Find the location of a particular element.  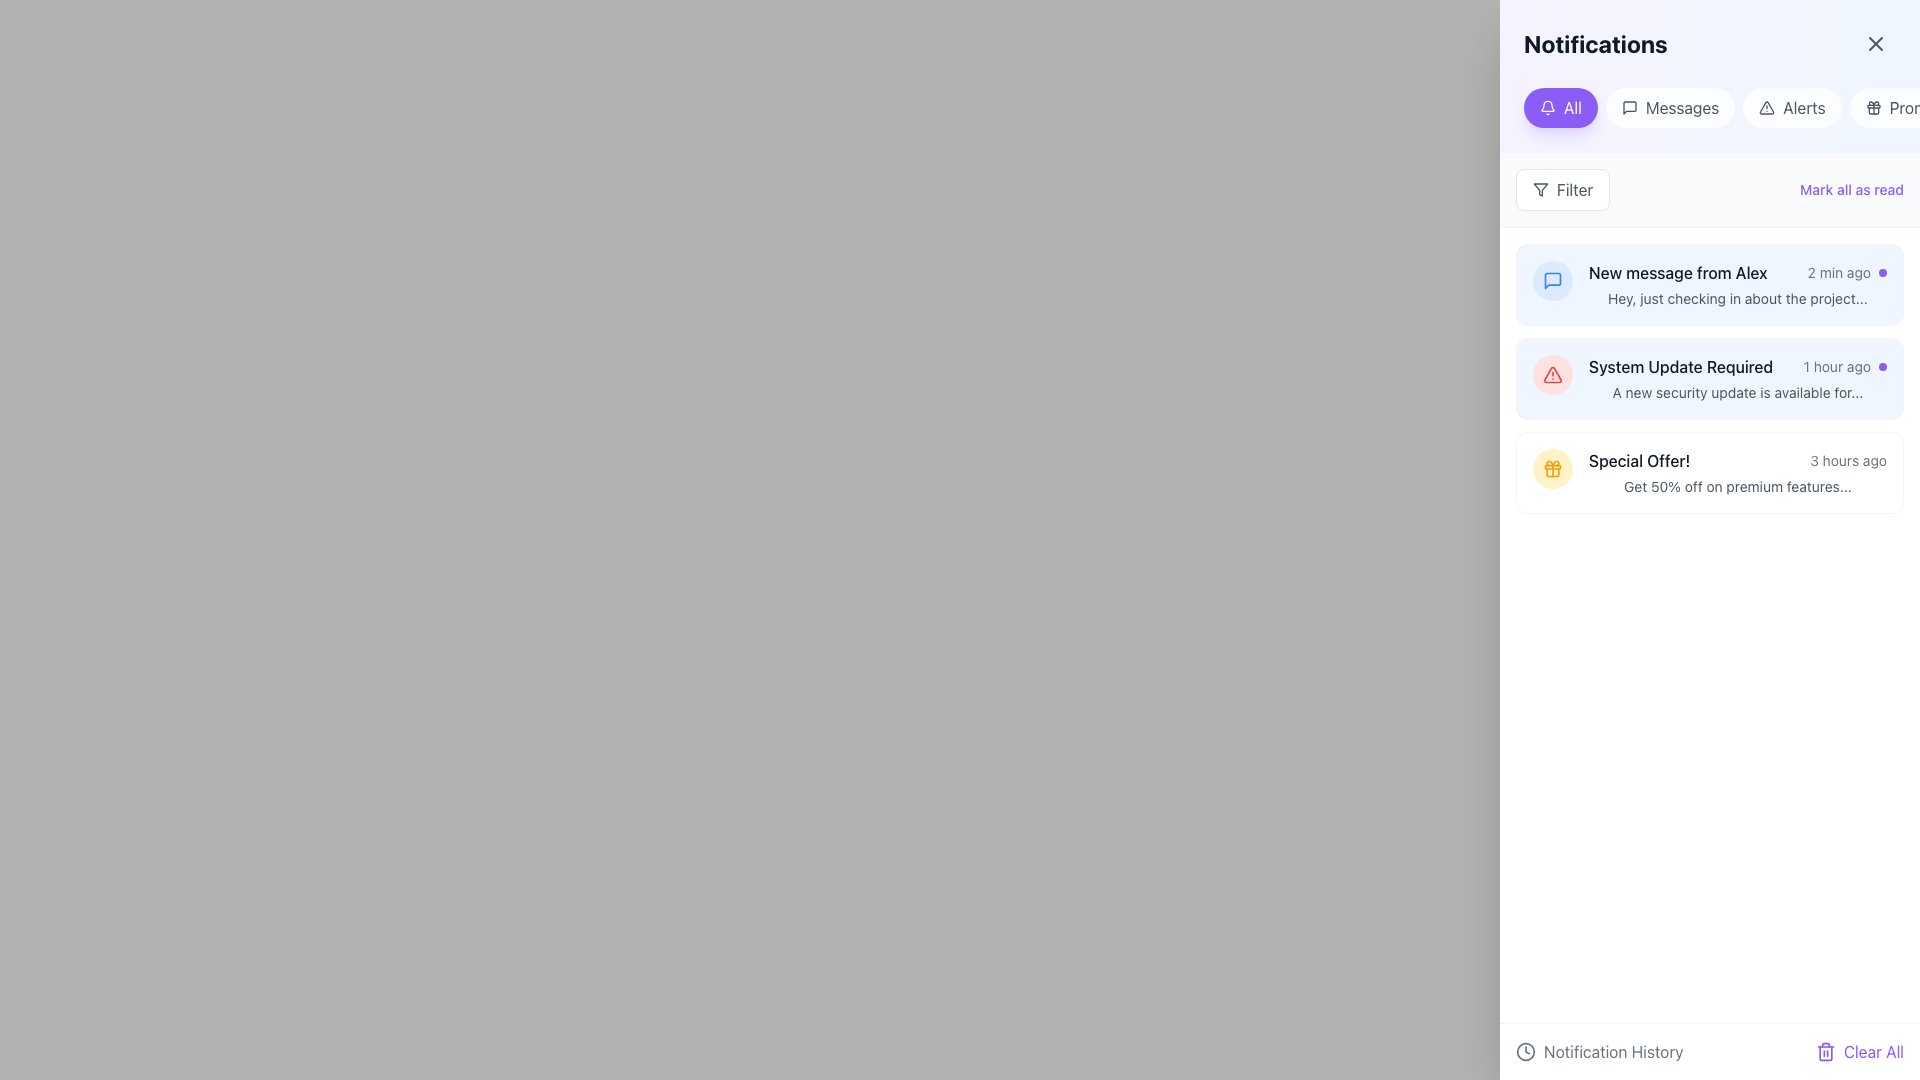

the Archive Action Button icon, which is a small gray drawer archive icon located on the right side of the second notification titled 'System Update Required' is located at coordinates (1790, 378).